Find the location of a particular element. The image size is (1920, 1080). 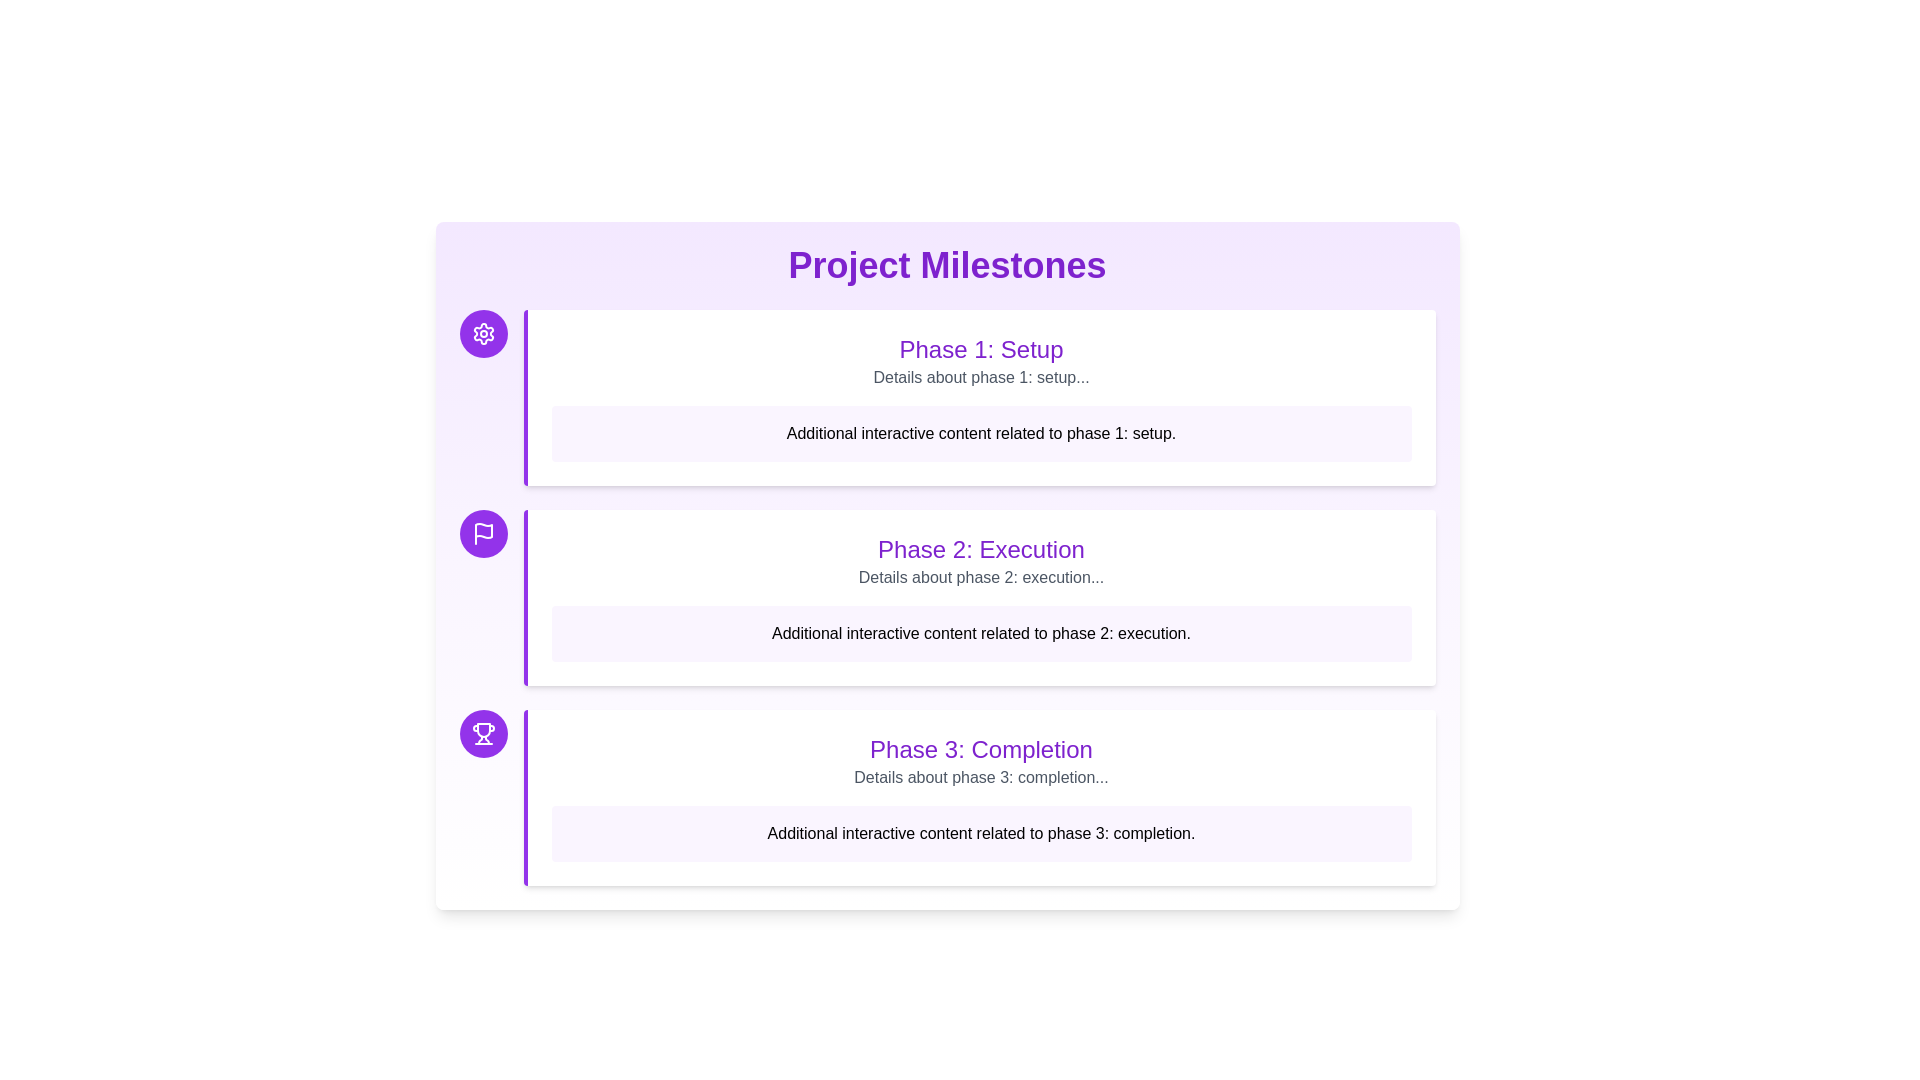

the trophy icon located in the bottommost purple circular icon in the left sidebar of the Project Milestones interface to infer its function is located at coordinates (483, 733).